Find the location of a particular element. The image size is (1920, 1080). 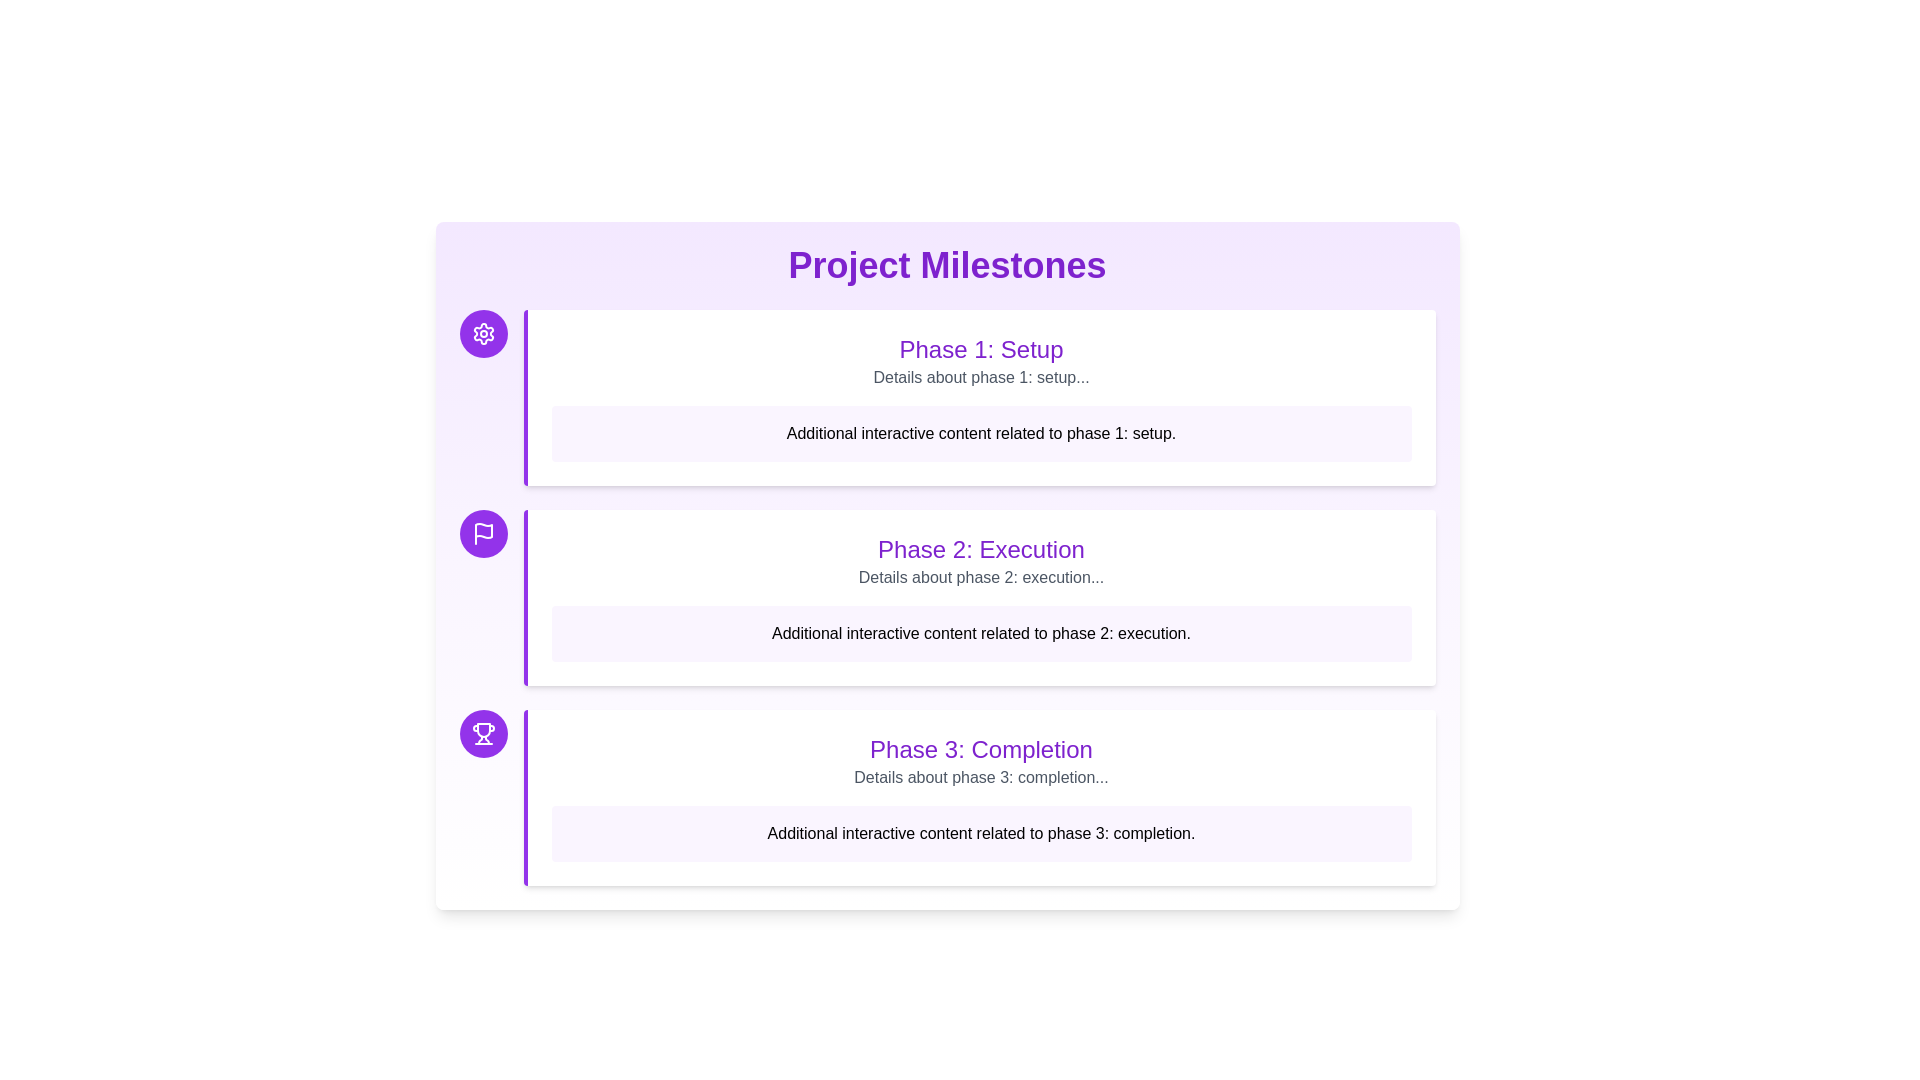

the trophy icon located in the bottommost purple circular icon in the left sidebar of the Project Milestones interface to infer its function is located at coordinates (483, 733).